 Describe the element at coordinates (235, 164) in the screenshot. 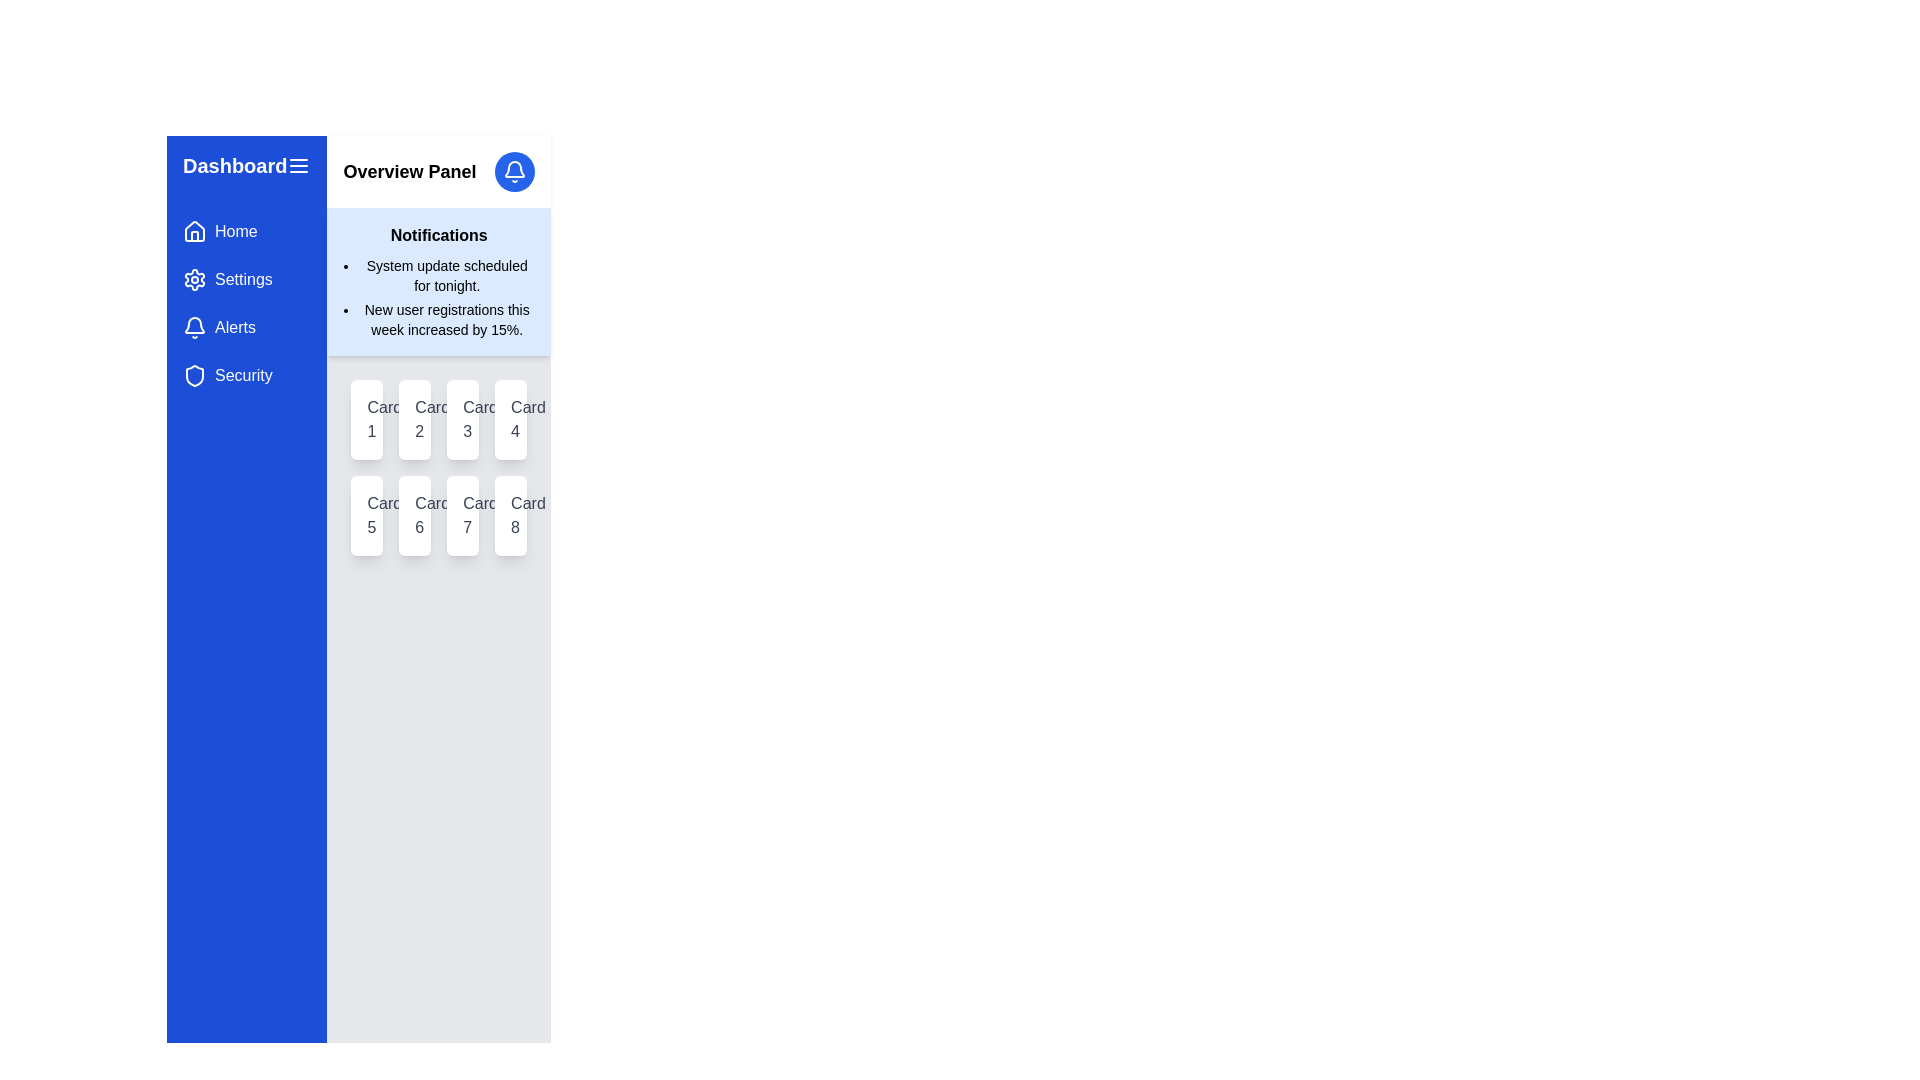

I see `the 'Dashboard' title label located at the top of the left sidebar menu, which indicates the functionality associated with the Dashboard view` at that location.